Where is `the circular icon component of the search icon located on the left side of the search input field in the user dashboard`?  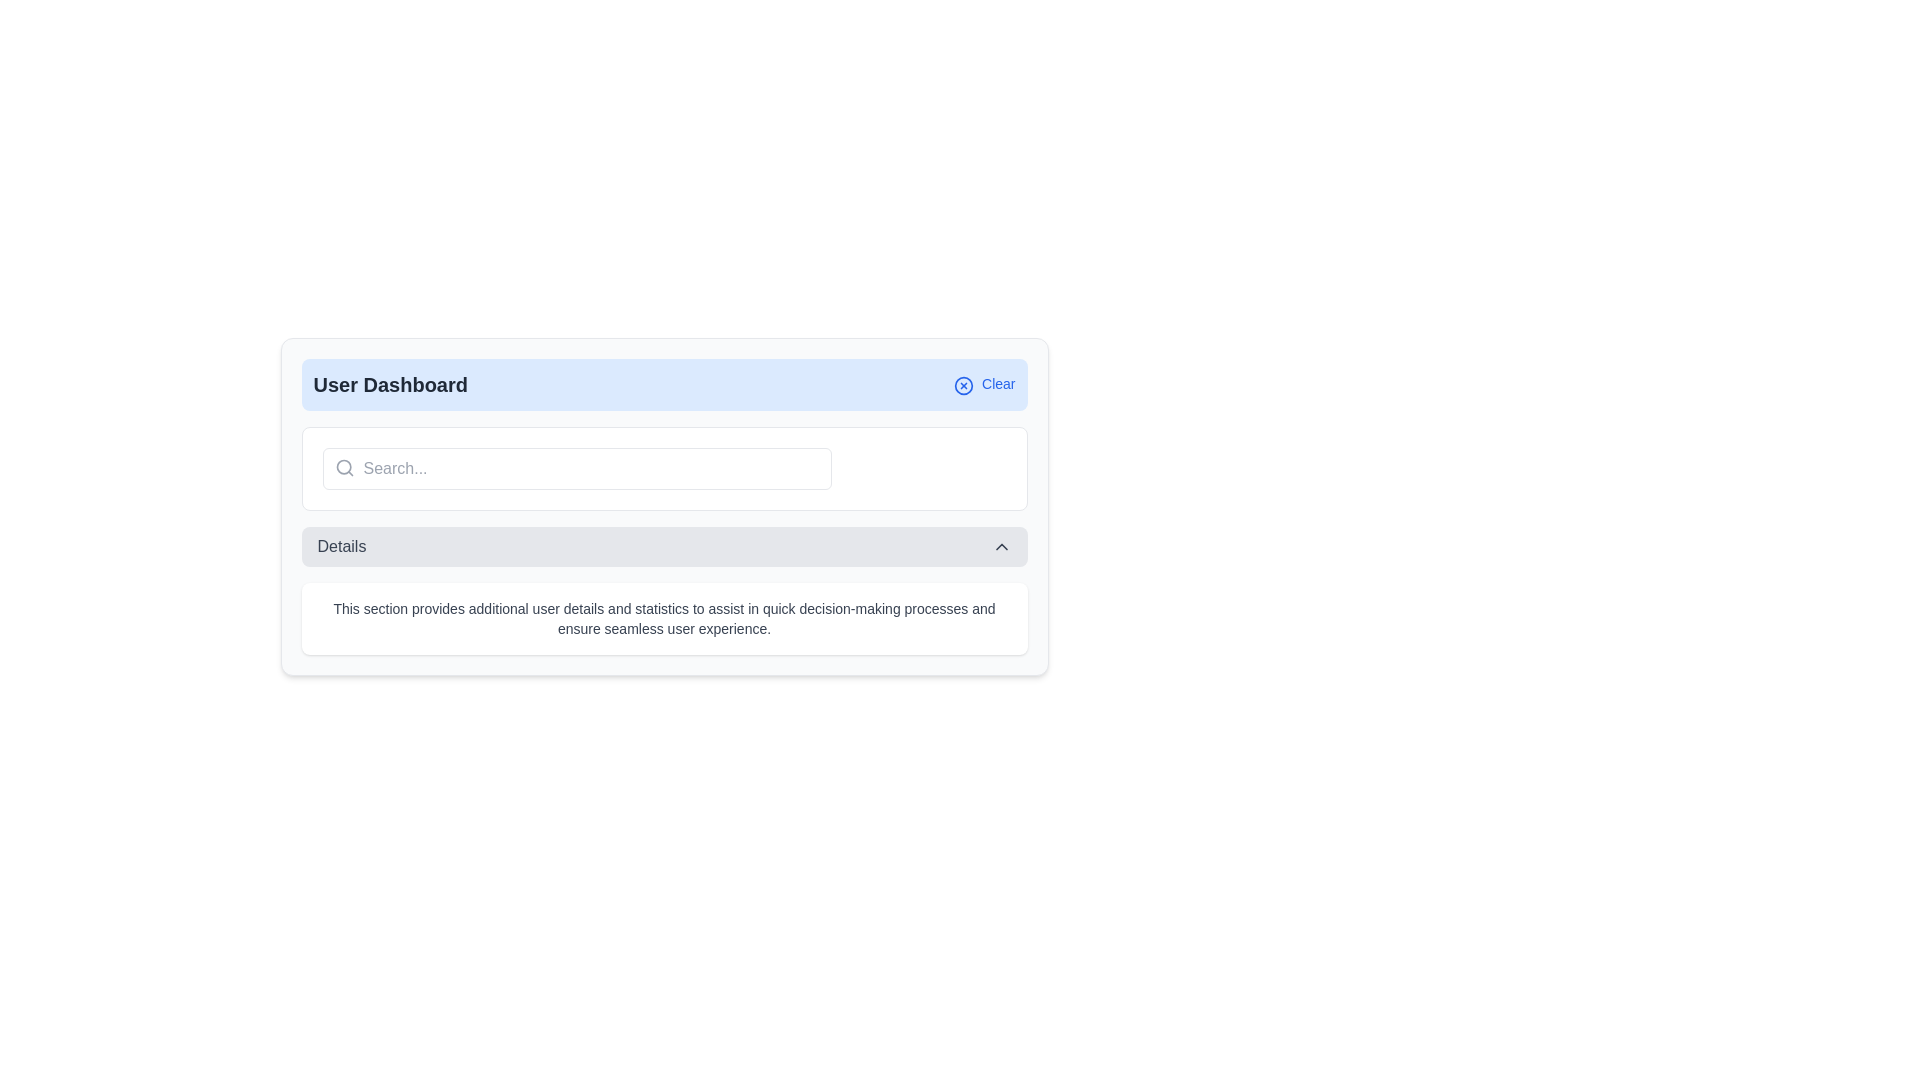 the circular icon component of the search icon located on the left side of the search input field in the user dashboard is located at coordinates (343, 467).